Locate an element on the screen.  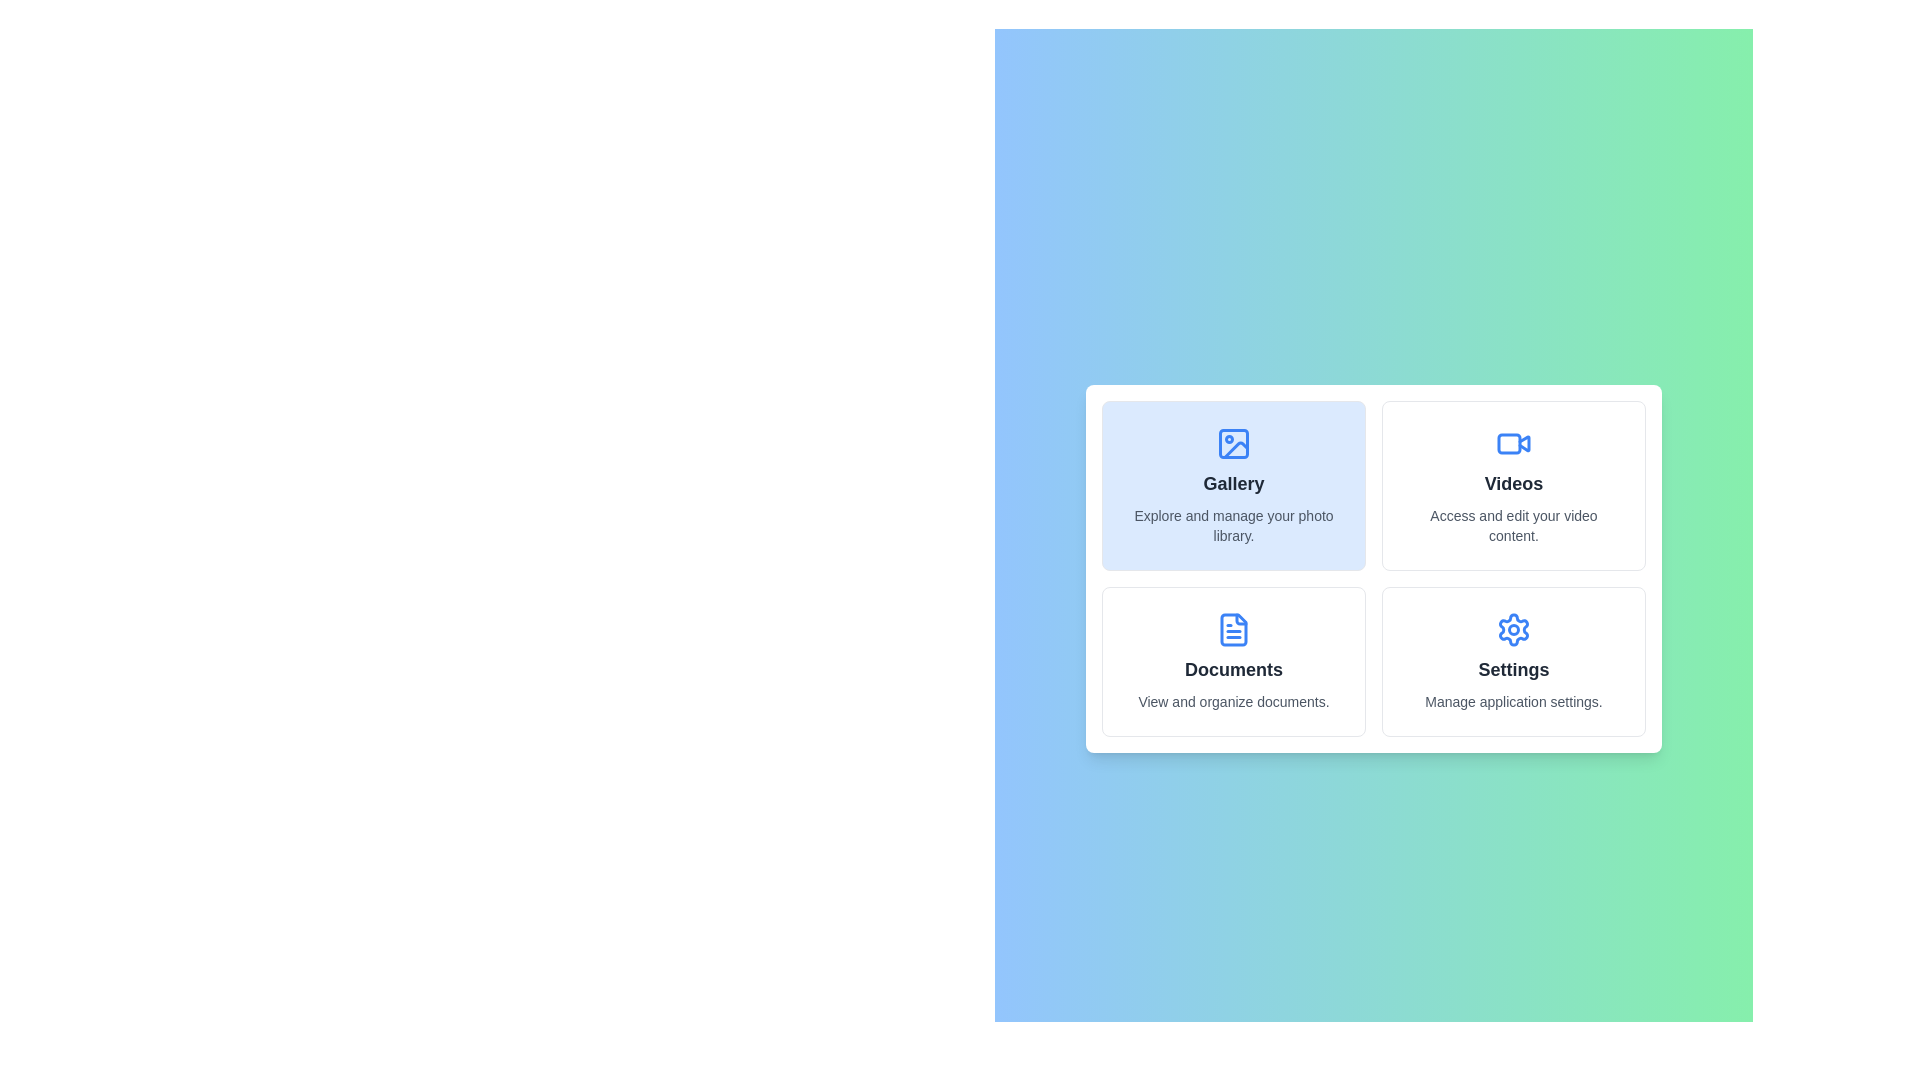
the panel corresponding to Gallery is located at coordinates (1232, 486).